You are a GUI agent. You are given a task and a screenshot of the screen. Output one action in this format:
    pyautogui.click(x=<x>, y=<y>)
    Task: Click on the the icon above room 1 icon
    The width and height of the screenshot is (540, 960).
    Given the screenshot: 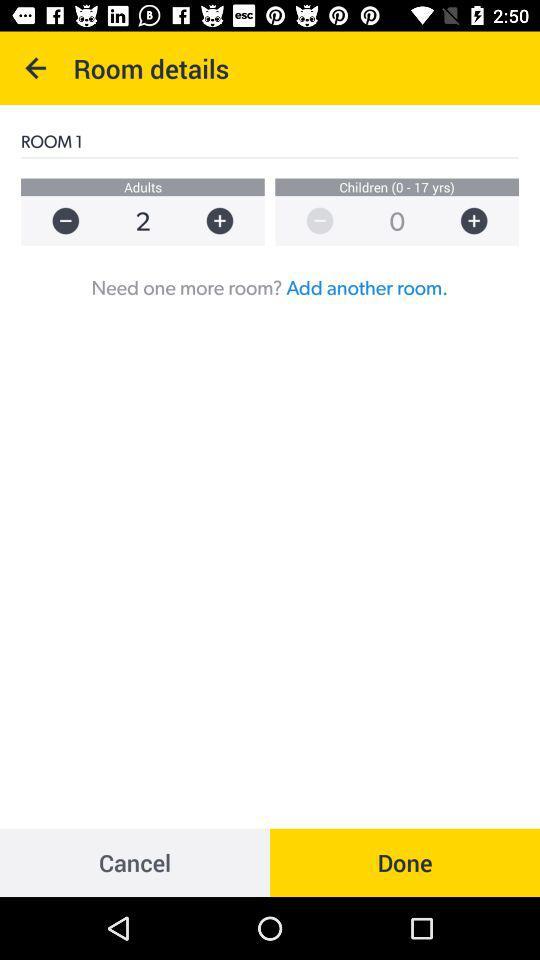 What is the action you would take?
    pyautogui.click(x=36, y=68)
    